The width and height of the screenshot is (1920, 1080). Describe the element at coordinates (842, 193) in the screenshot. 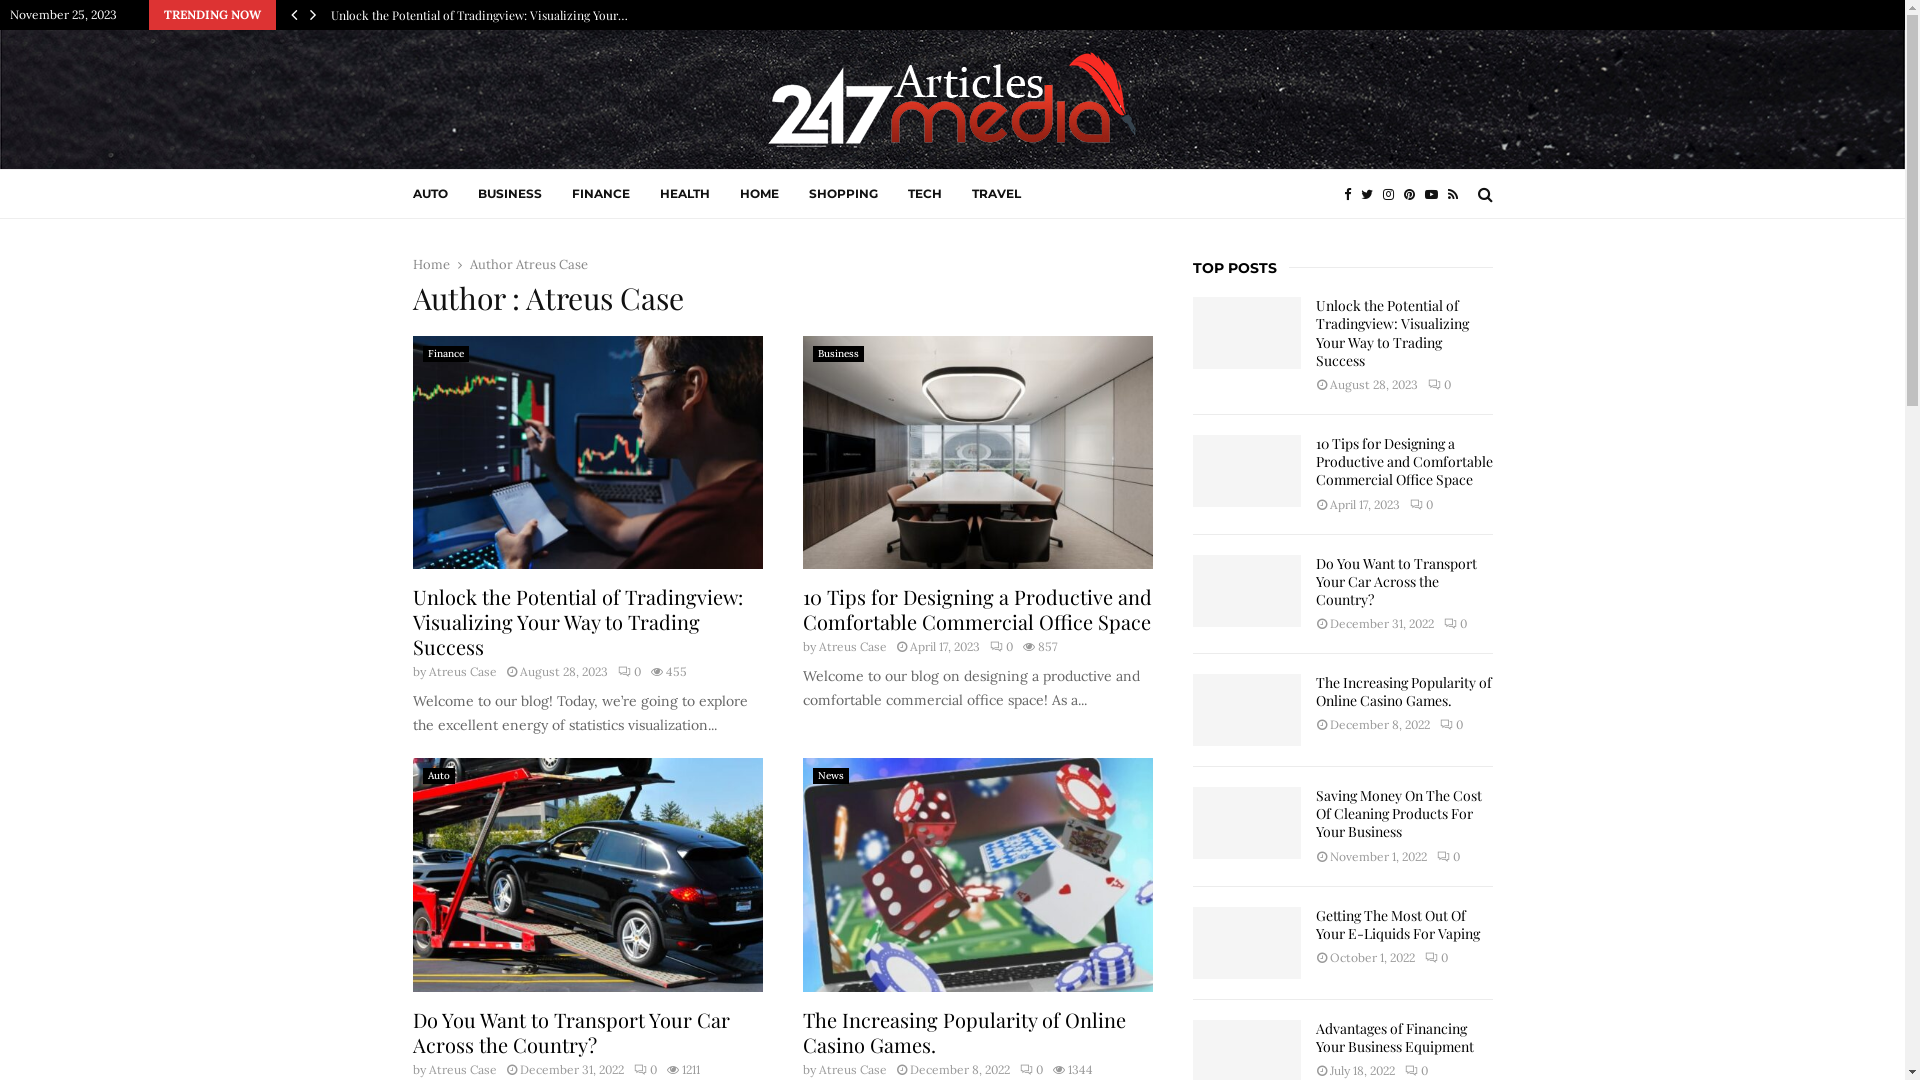

I see `'SHOPPING'` at that location.